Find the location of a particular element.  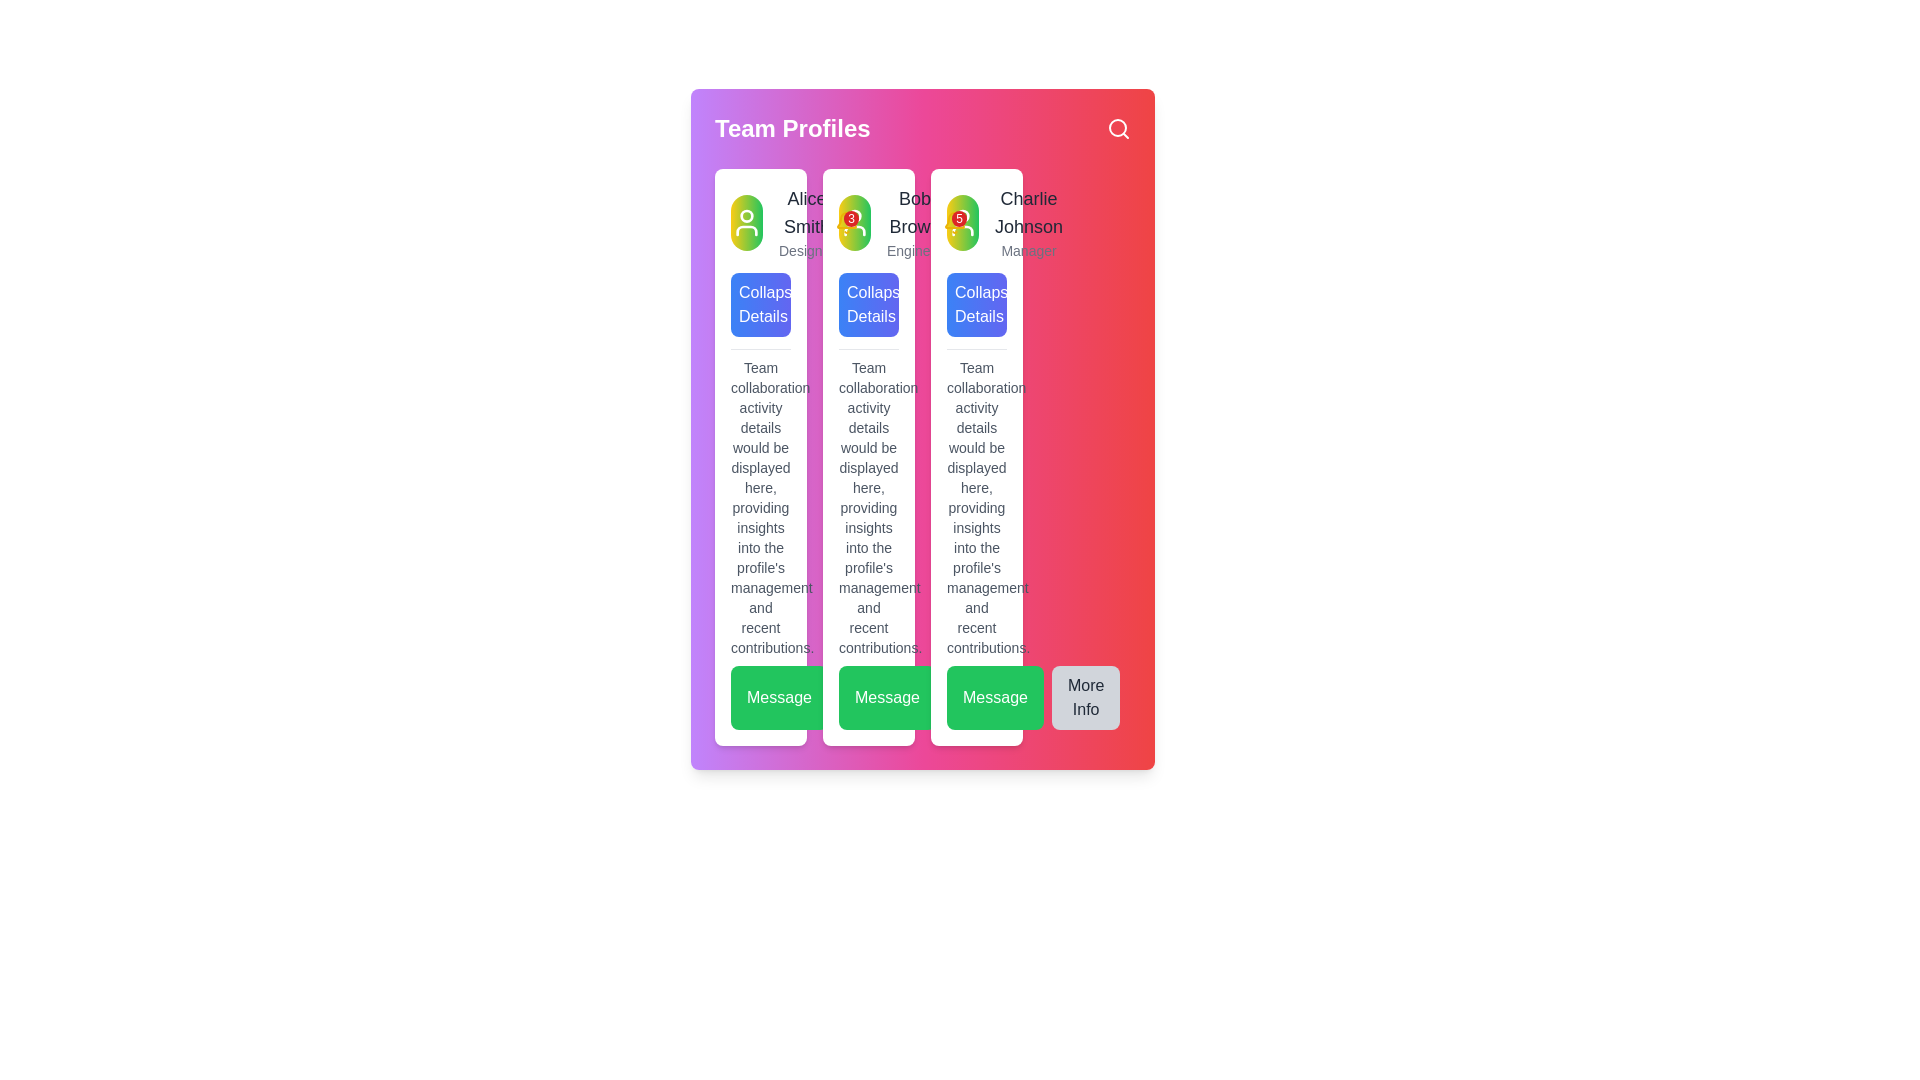

the largest text block styled in gray, located below the blue button labeled 'Collapse Details' and between the header information and the buttons 'Message' and 'More Info' is located at coordinates (760, 538).